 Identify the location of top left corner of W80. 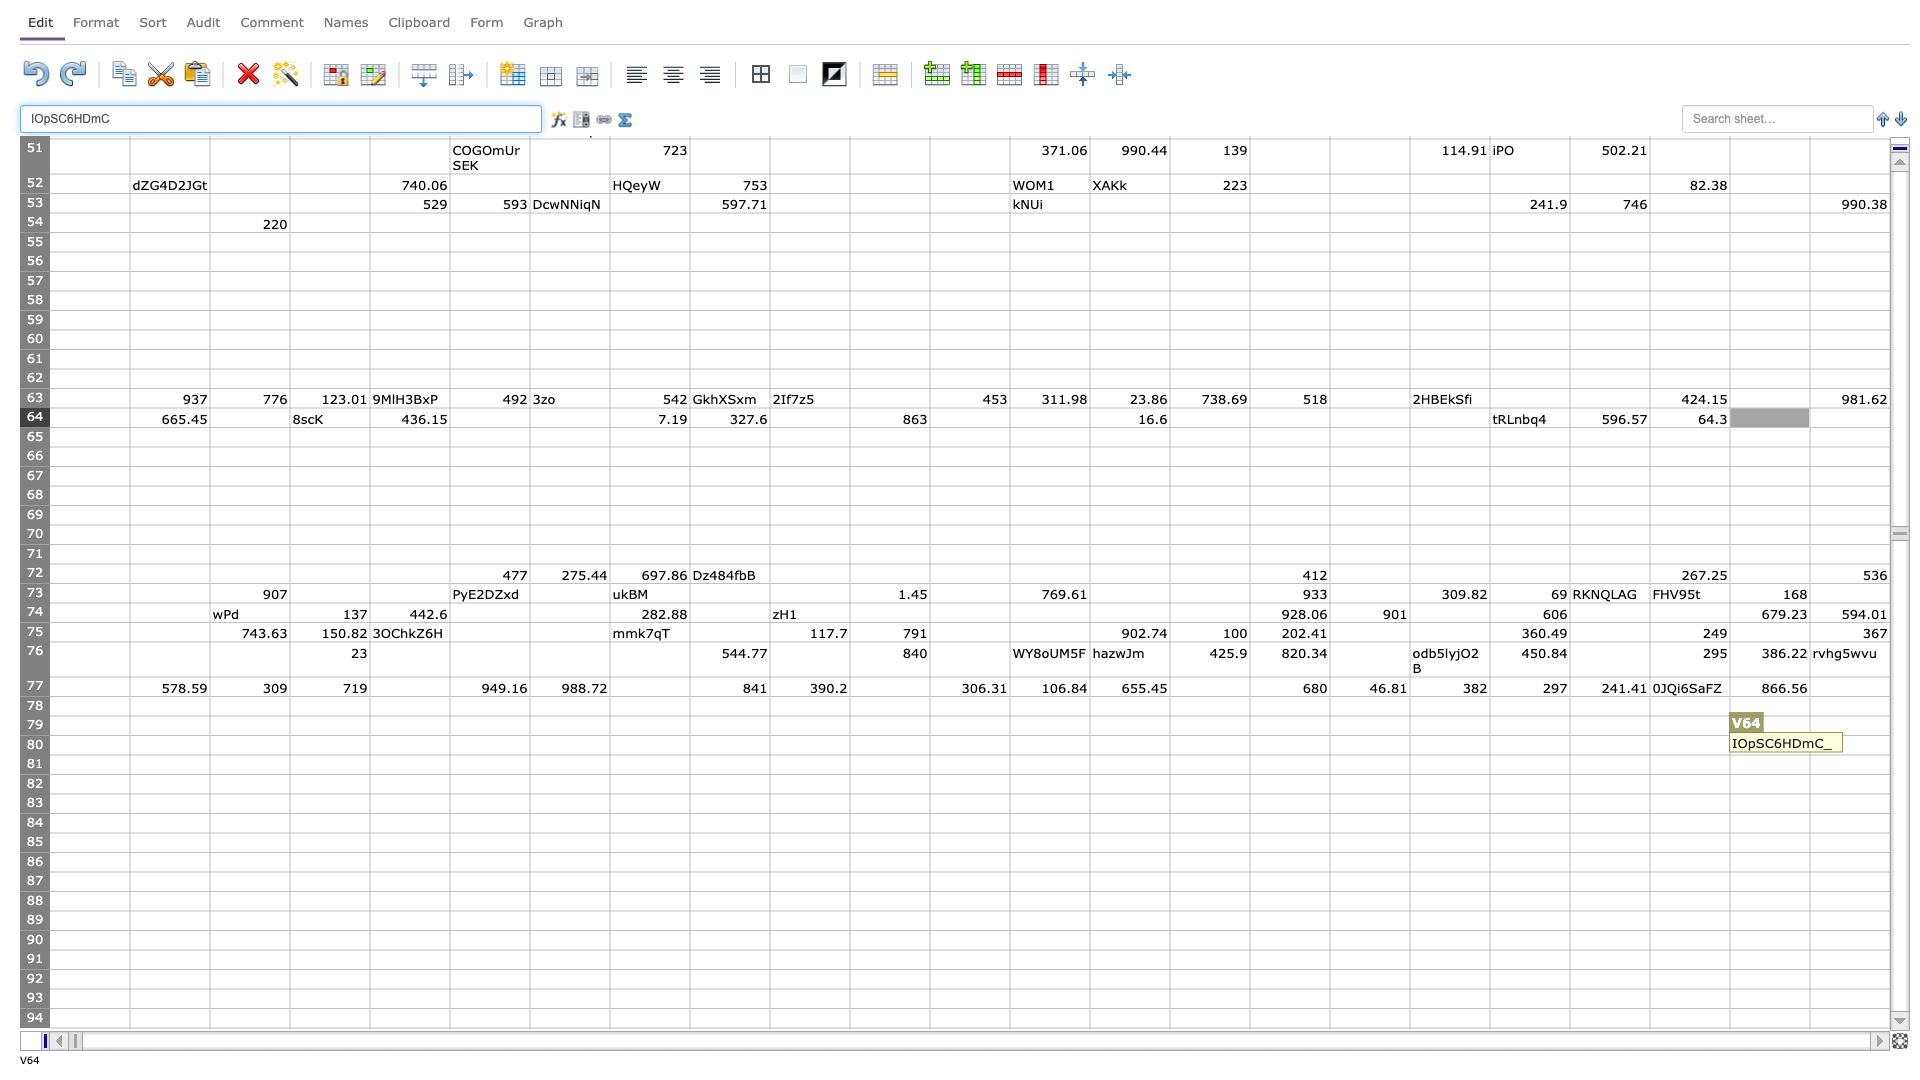
(1809, 735).